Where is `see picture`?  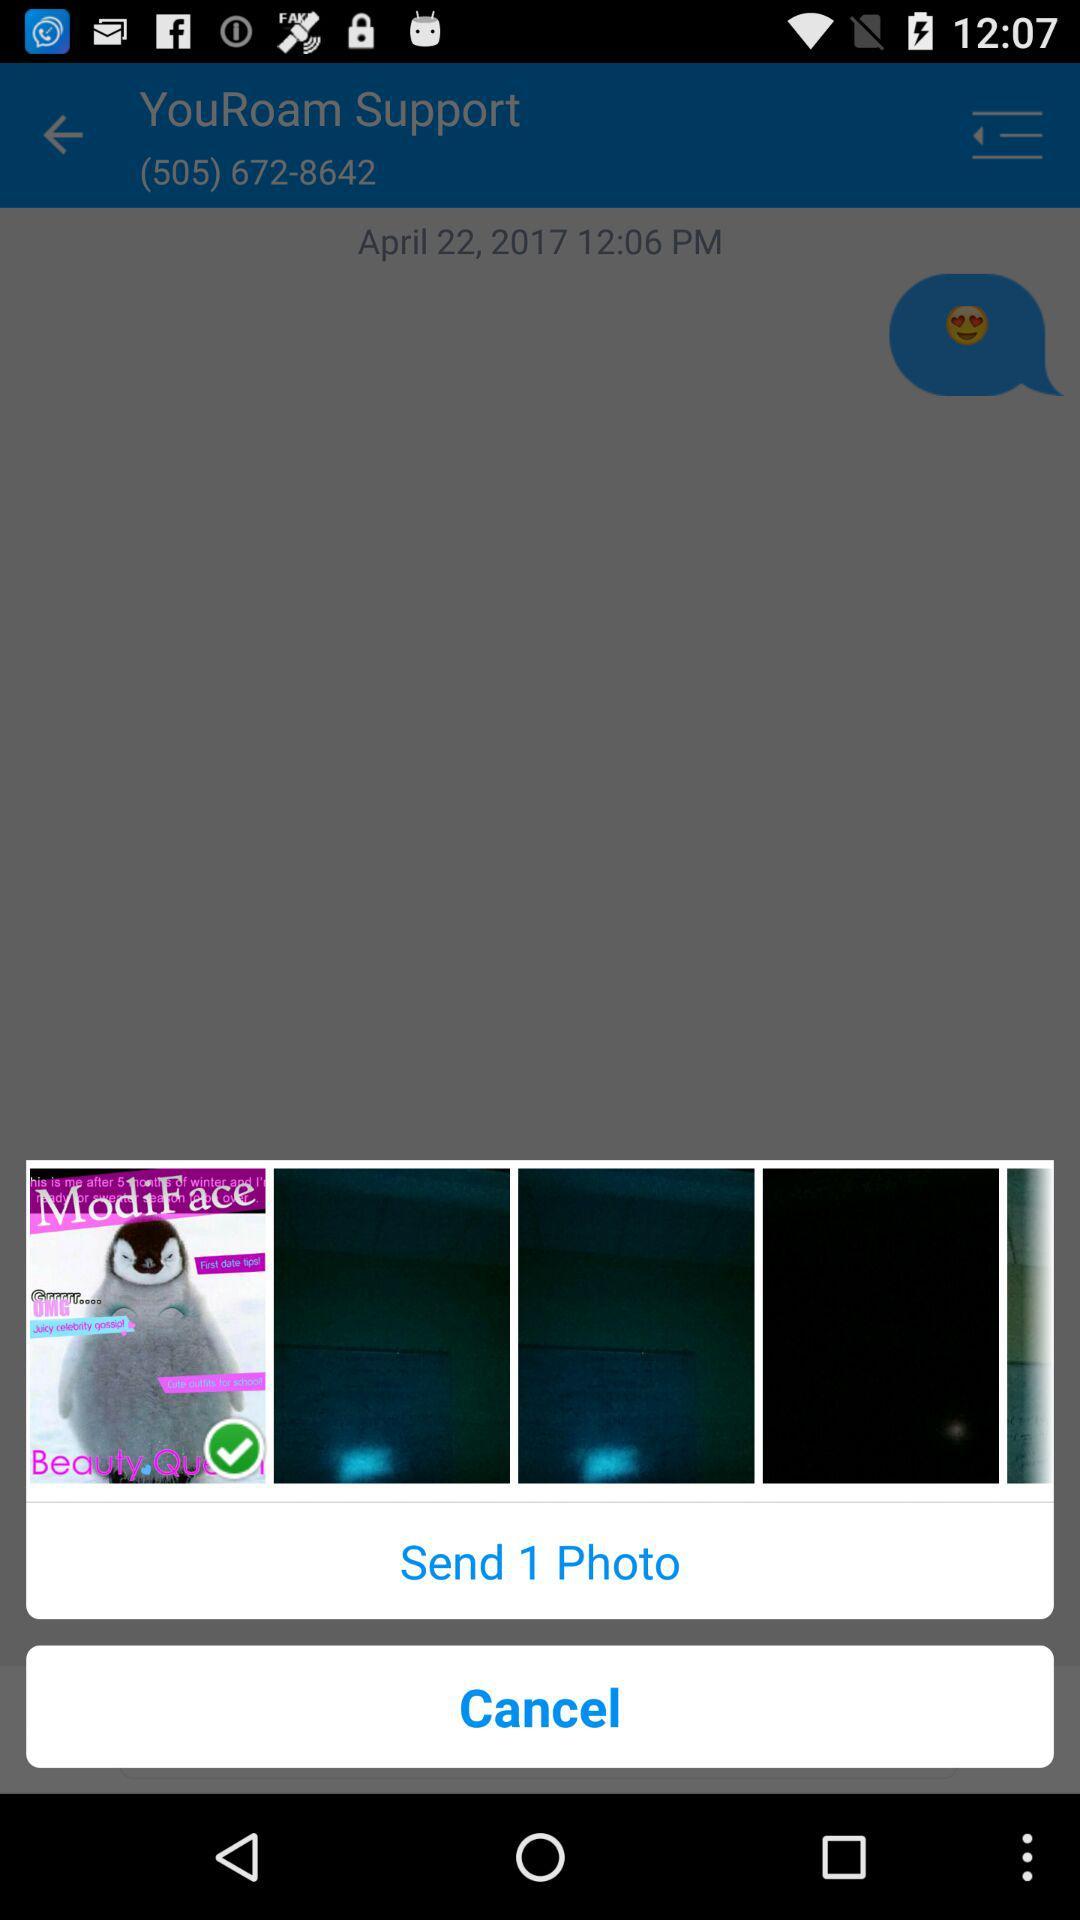
see picture is located at coordinates (636, 1325).